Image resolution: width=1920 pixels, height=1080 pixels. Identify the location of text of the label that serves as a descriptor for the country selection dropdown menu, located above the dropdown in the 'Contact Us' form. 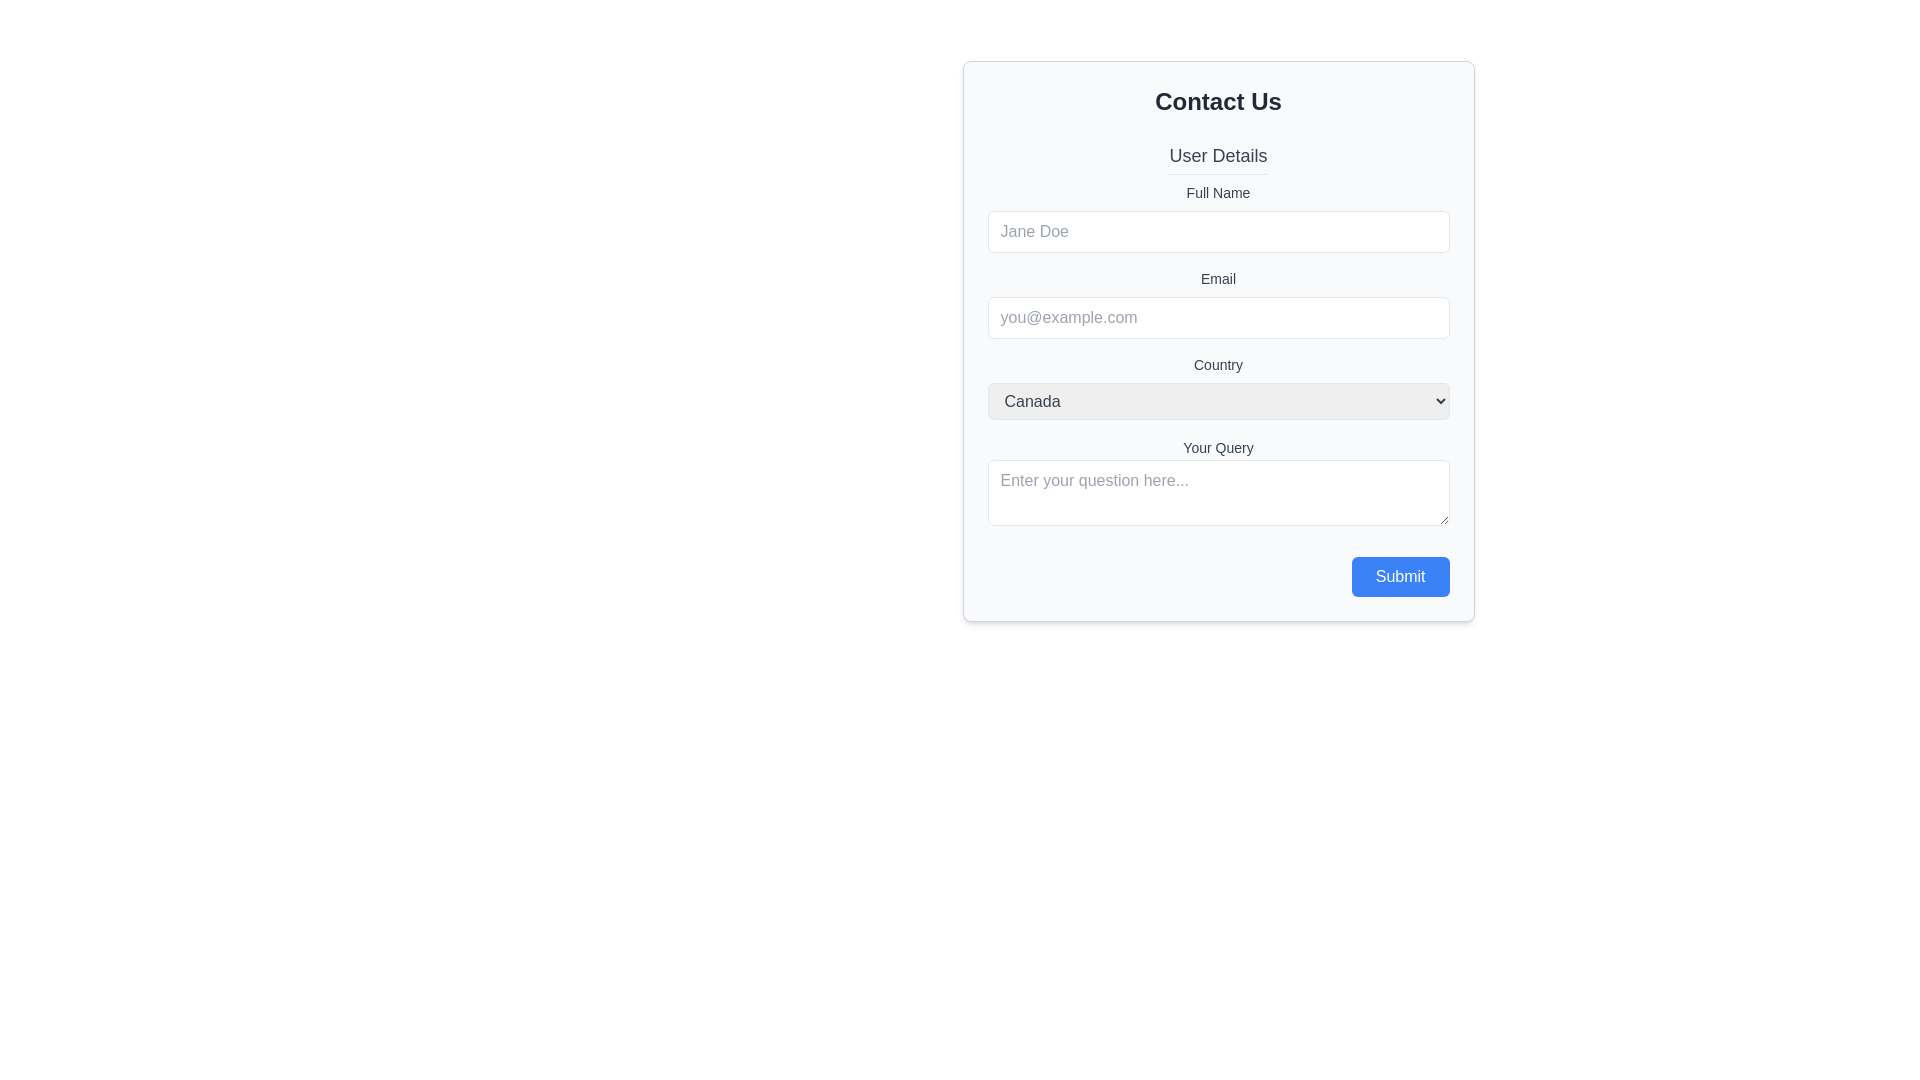
(1217, 365).